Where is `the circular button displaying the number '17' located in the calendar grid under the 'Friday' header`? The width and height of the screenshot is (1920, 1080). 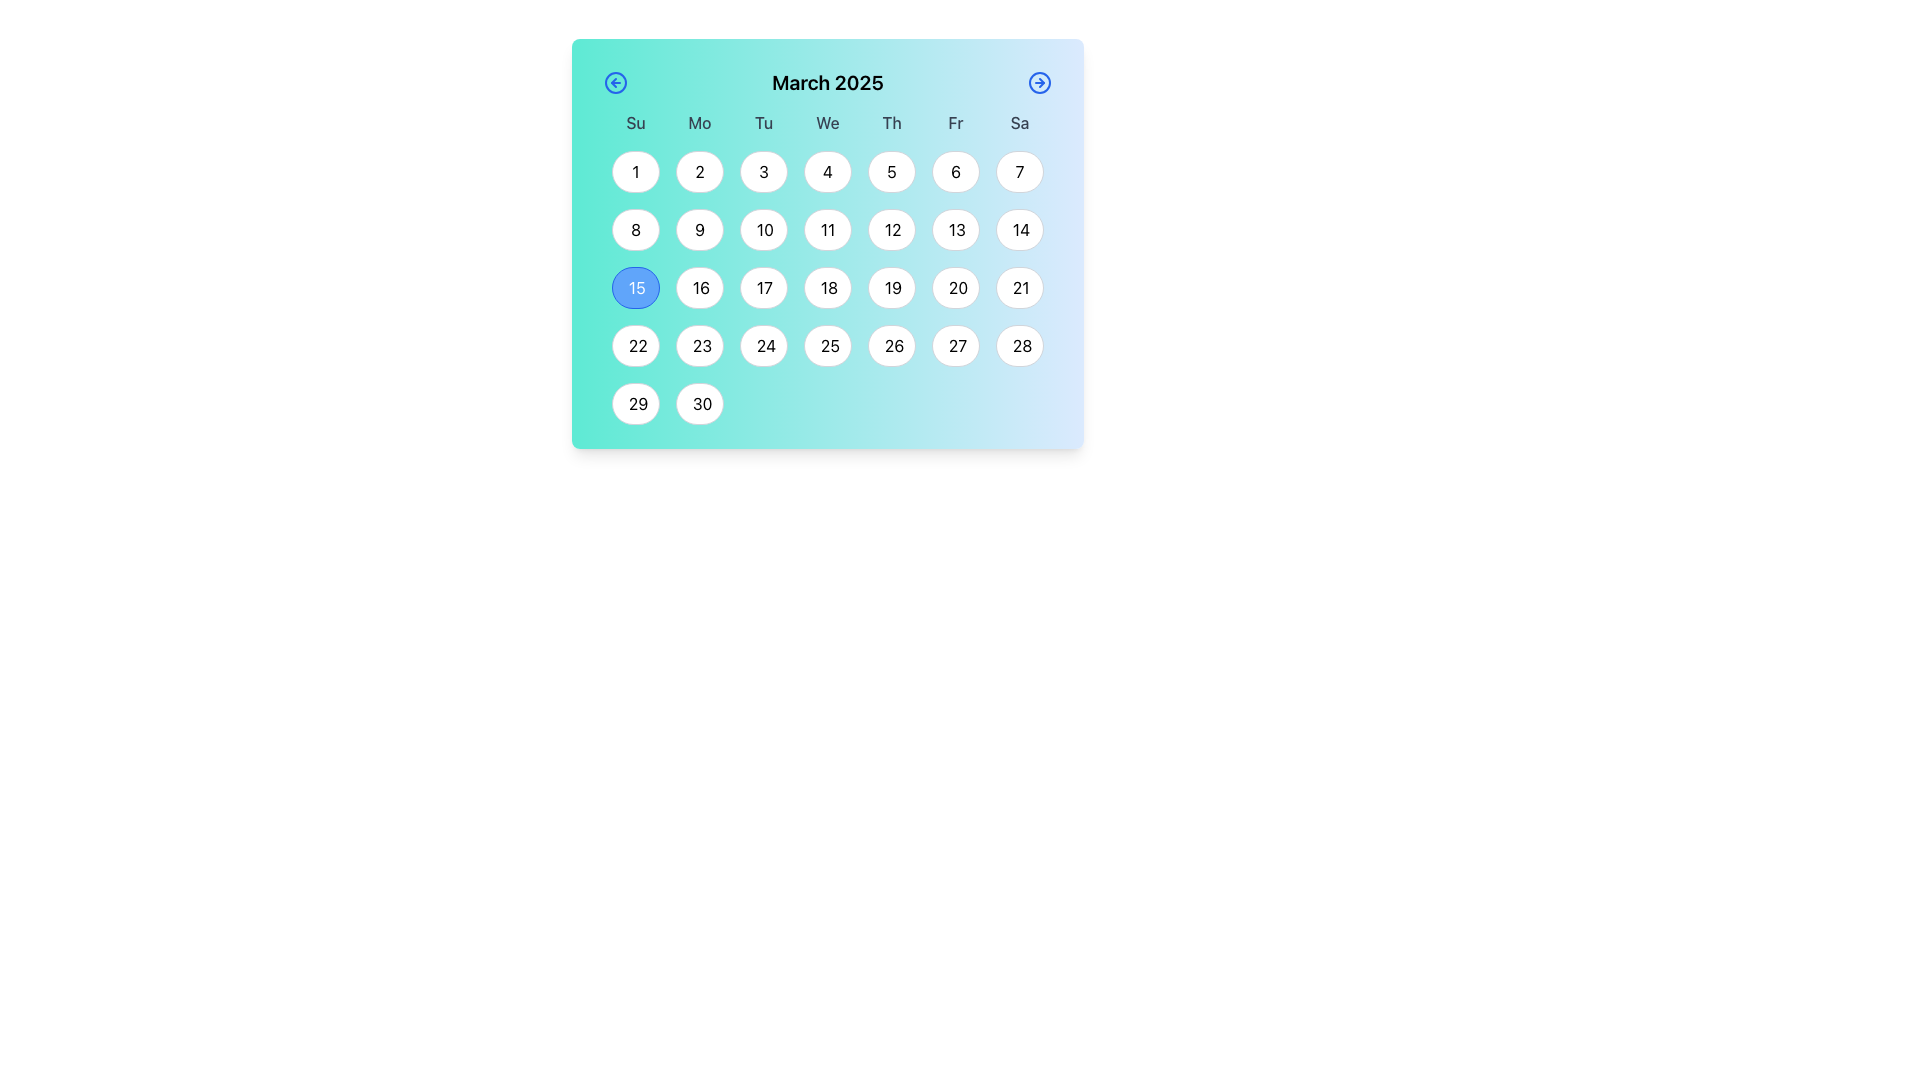 the circular button displaying the number '17' located in the calendar grid under the 'Friday' header is located at coordinates (762, 288).